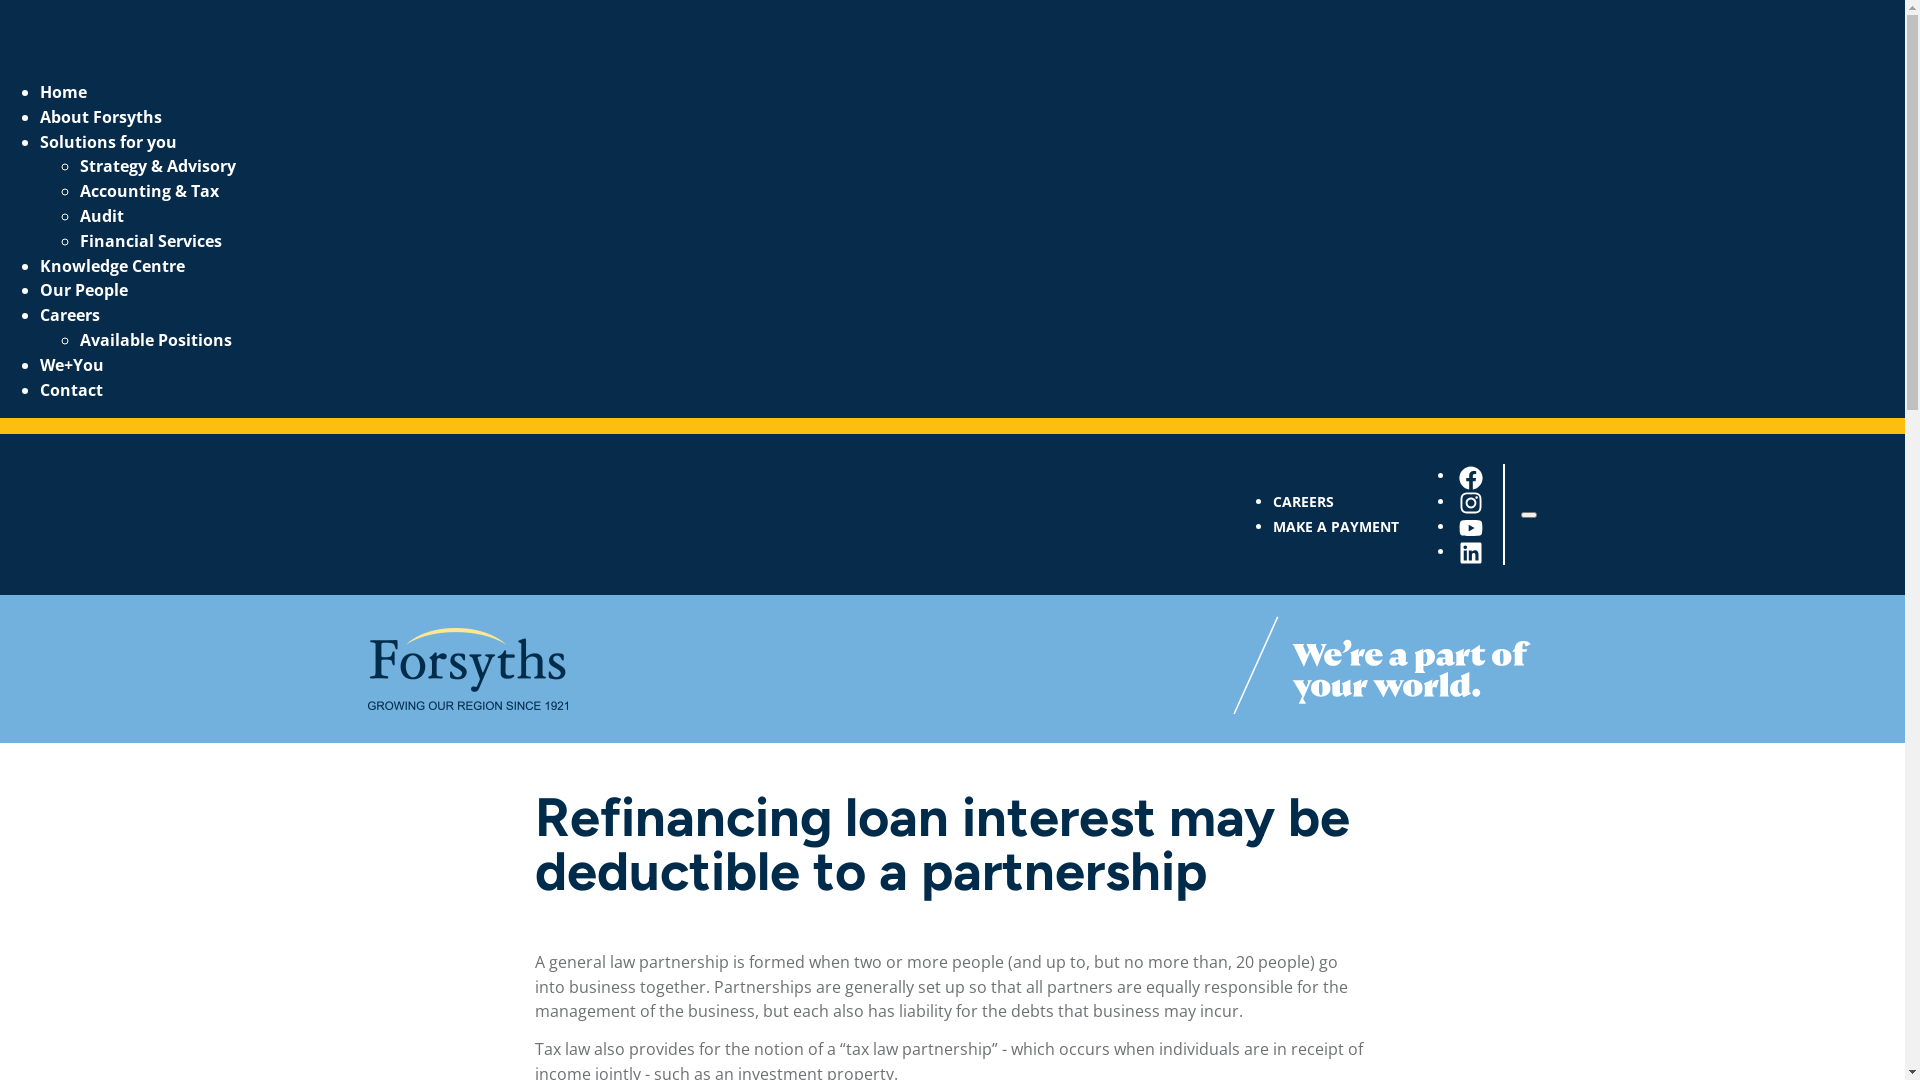 Image resolution: width=1920 pixels, height=1080 pixels. What do you see at coordinates (71, 389) in the screenshot?
I see `'Contact'` at bounding box center [71, 389].